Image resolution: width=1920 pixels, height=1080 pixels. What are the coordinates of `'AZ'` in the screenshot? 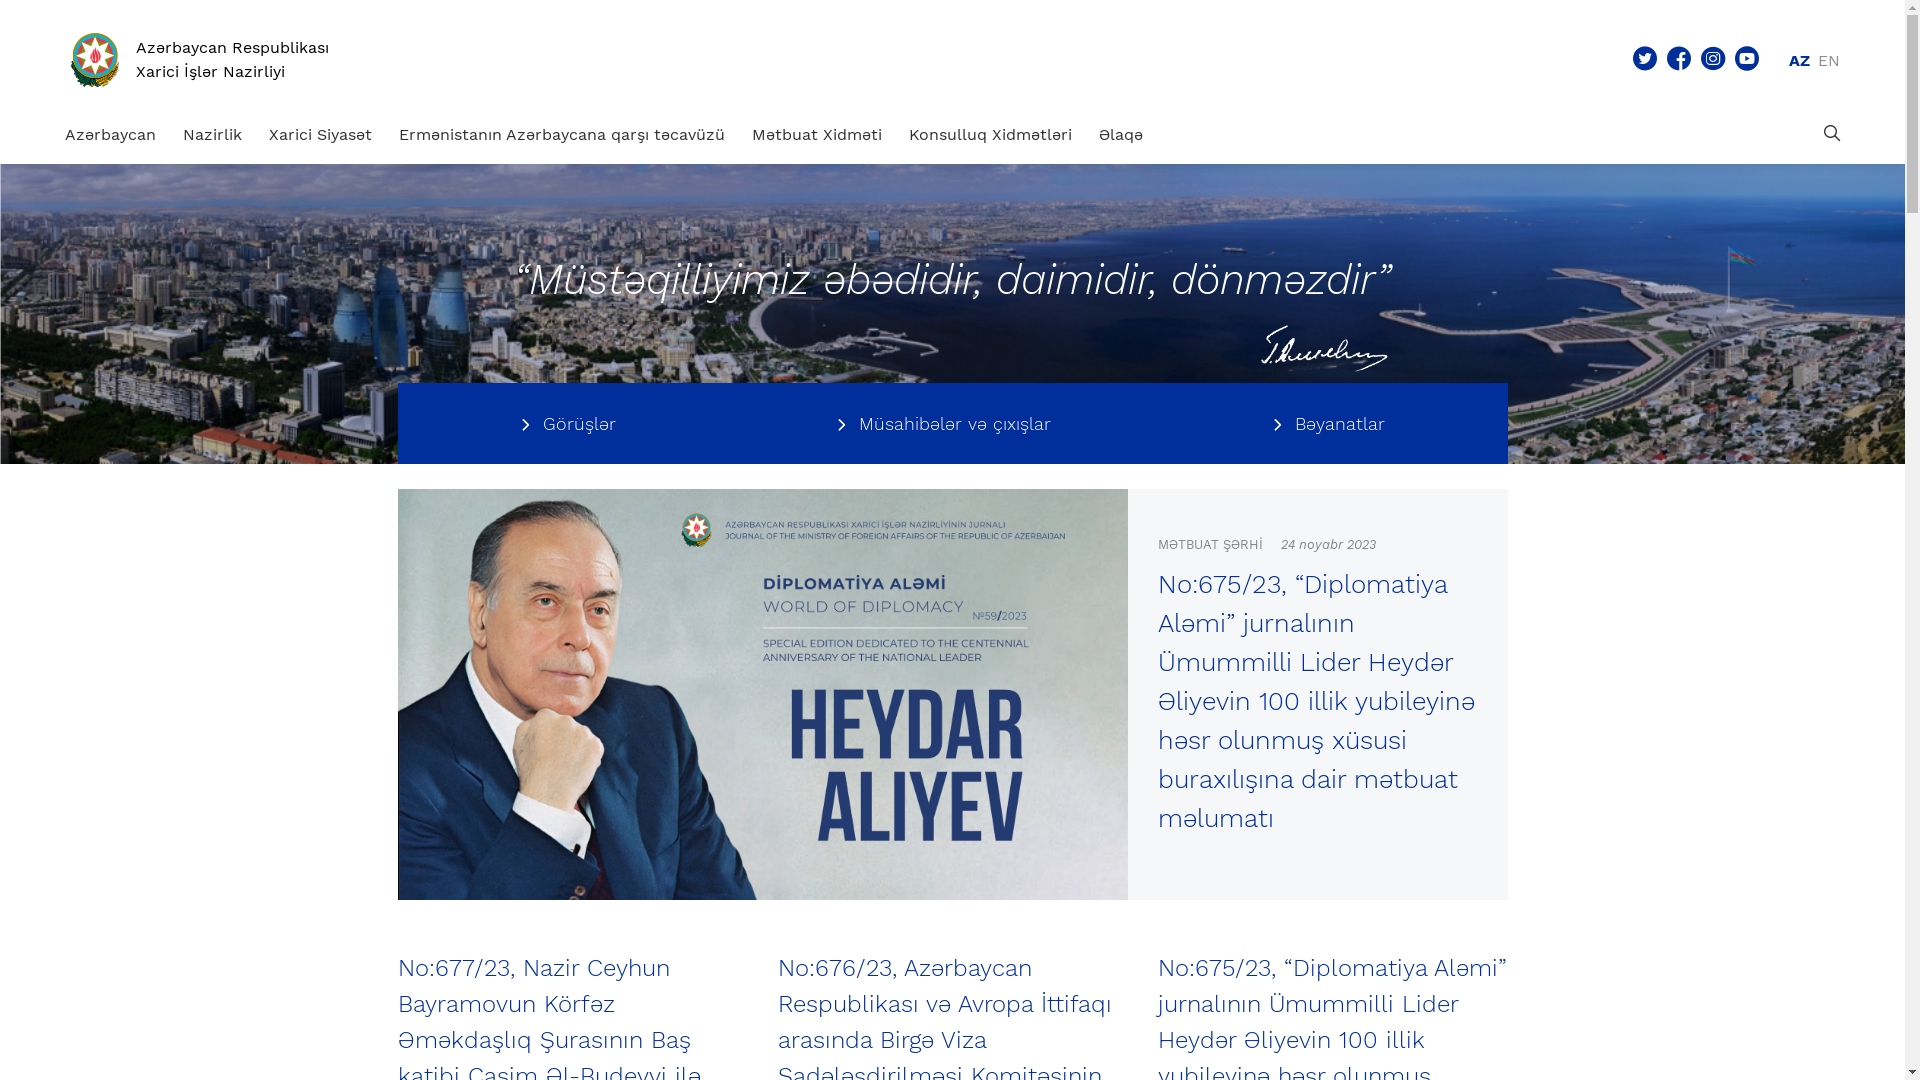 It's located at (1789, 58).